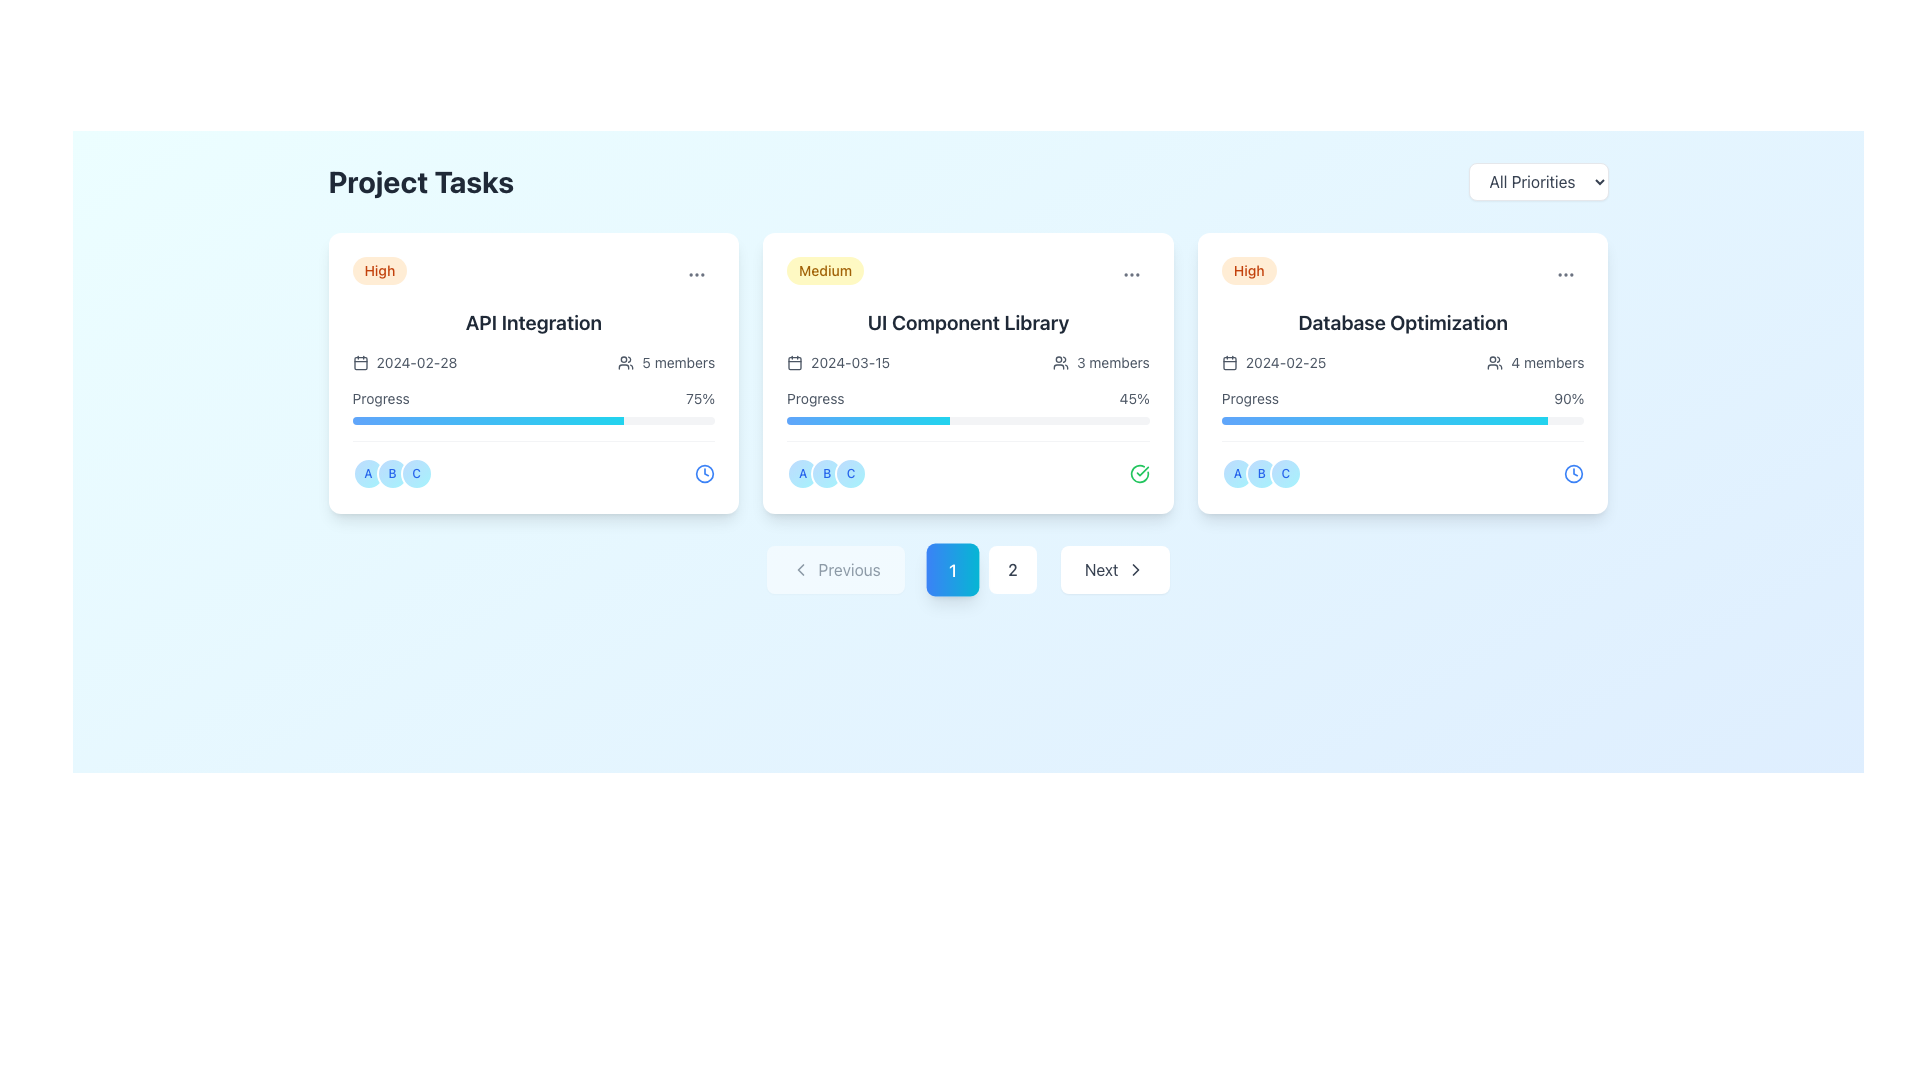 This screenshot has width=1920, height=1080. Describe the element at coordinates (1114, 570) in the screenshot. I see `the 'Next' button, which is a rounded rectangle with a white background and a right-pointing chevron icon` at that location.